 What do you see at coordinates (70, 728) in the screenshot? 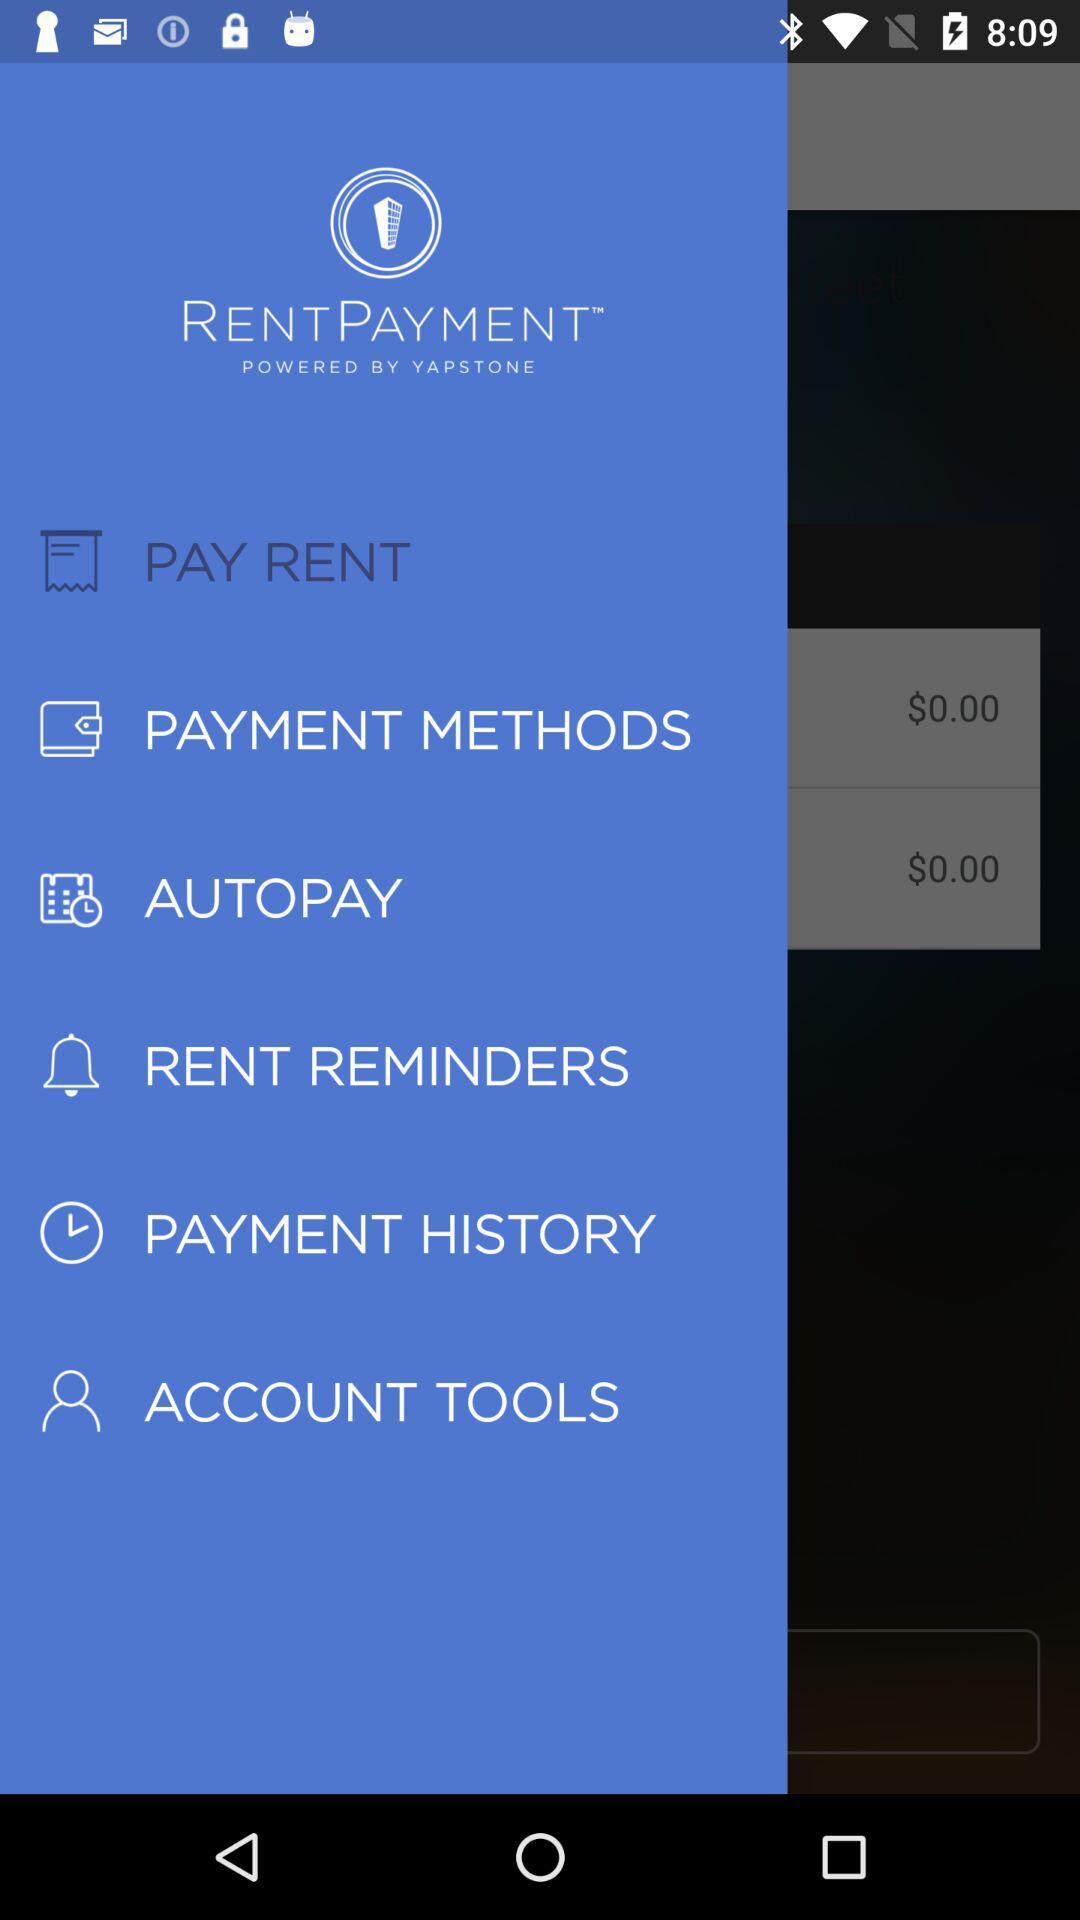
I see `the second icon below pay rent` at bounding box center [70, 728].